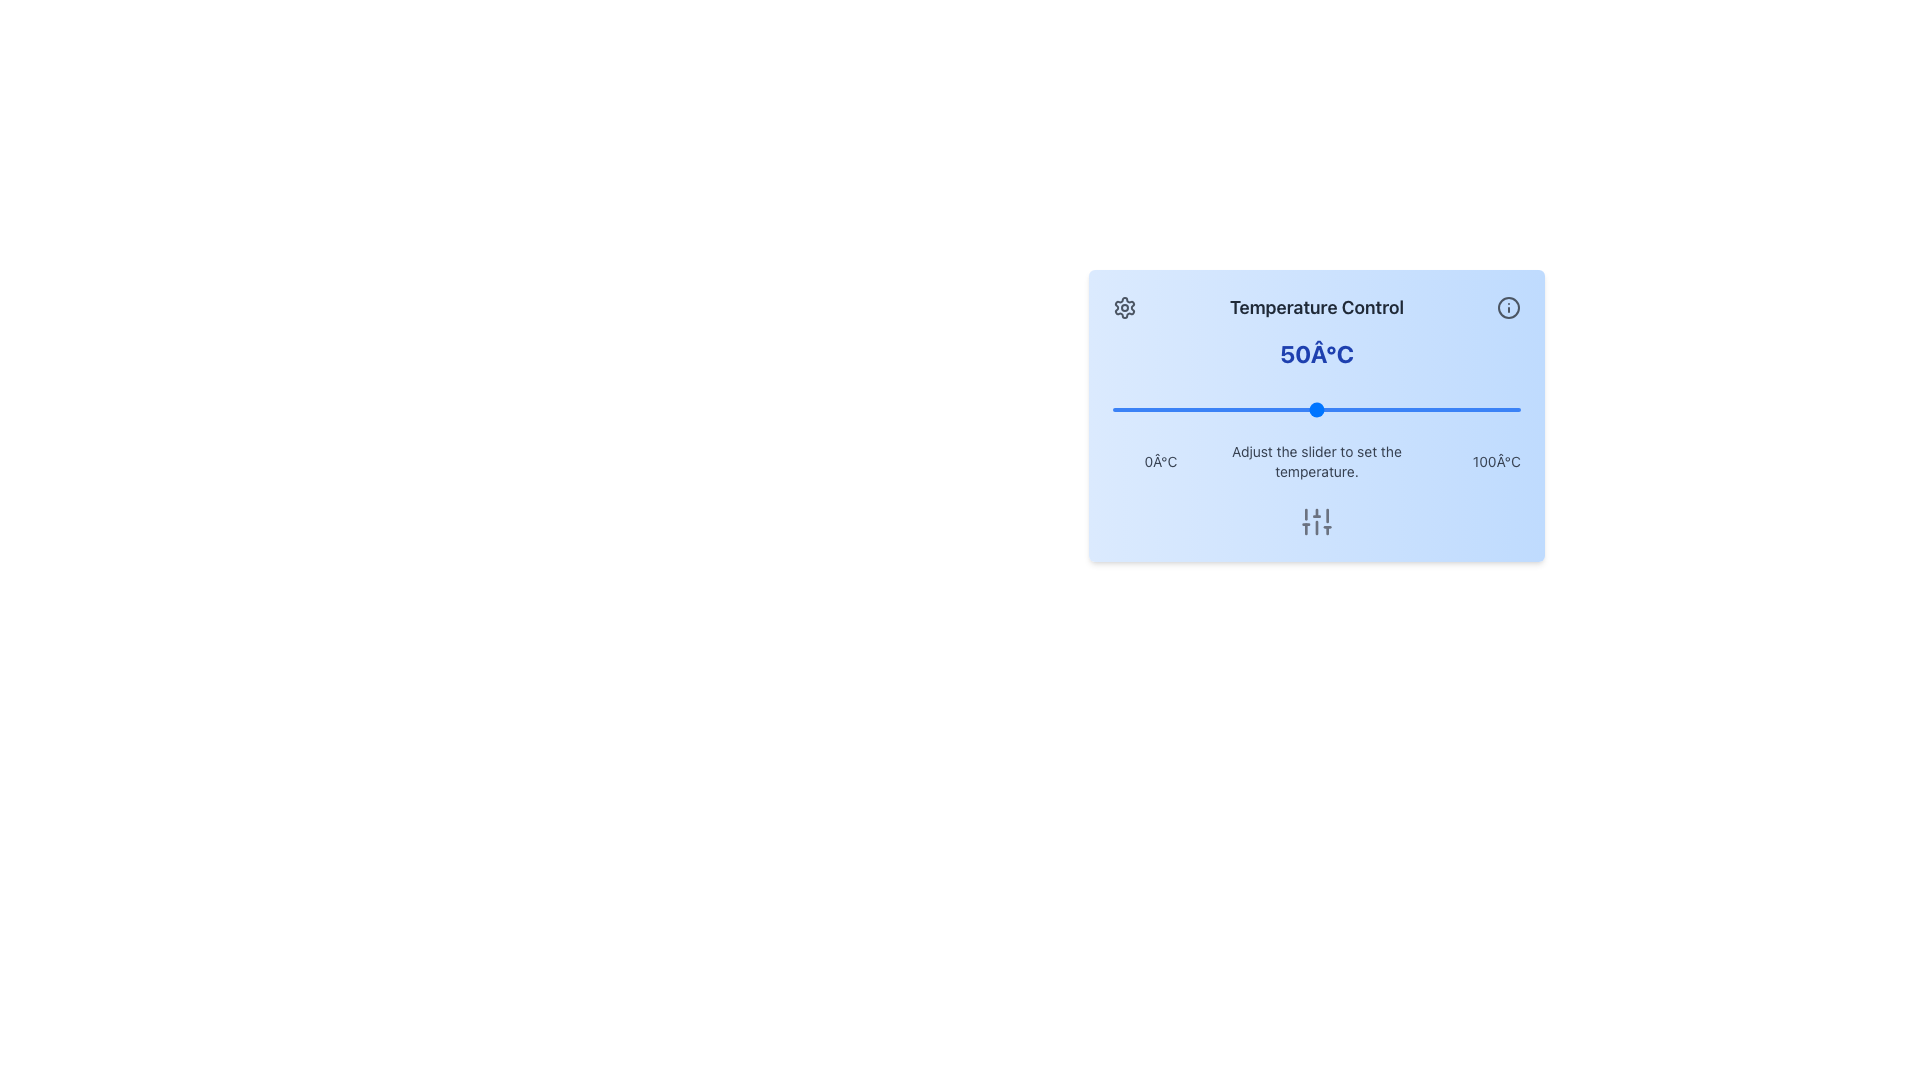  I want to click on the keyboard arrow keys, so click(1316, 405).